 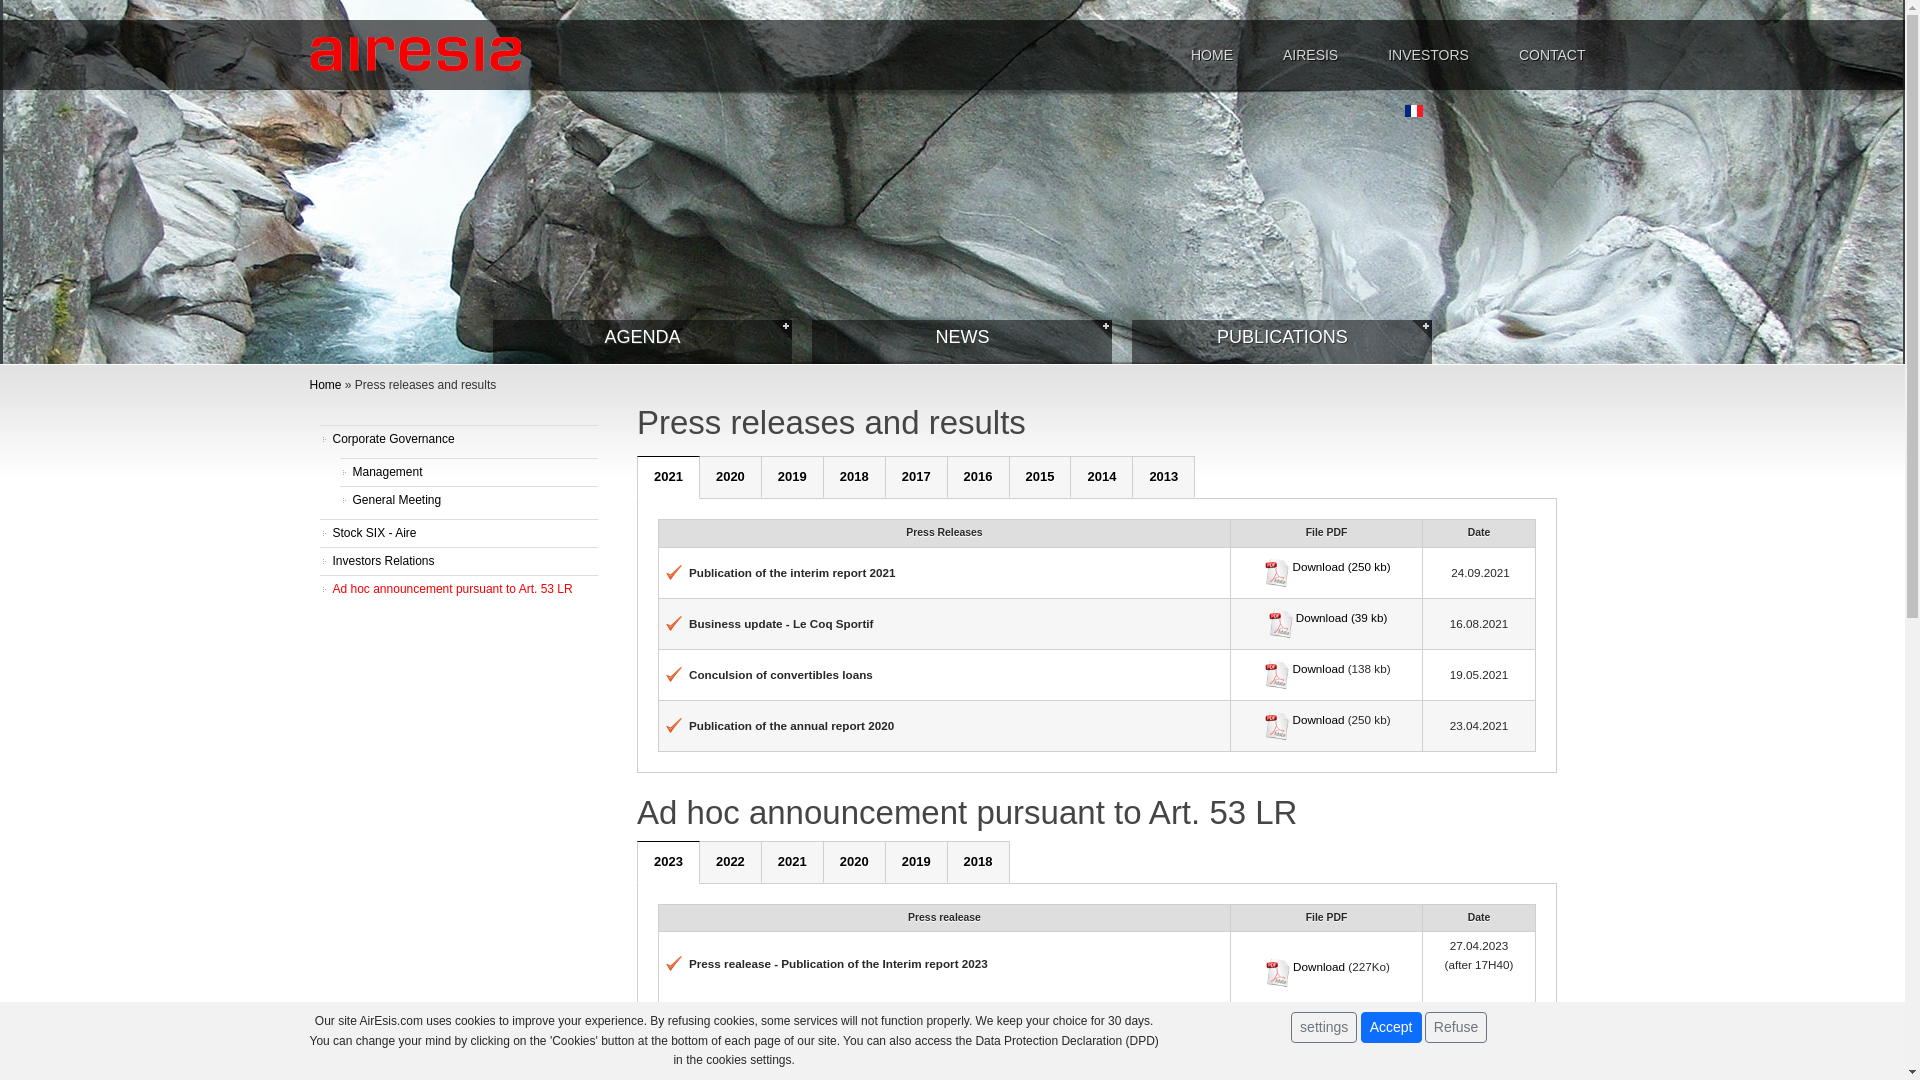 I want to click on '2017', so click(x=915, y=477).